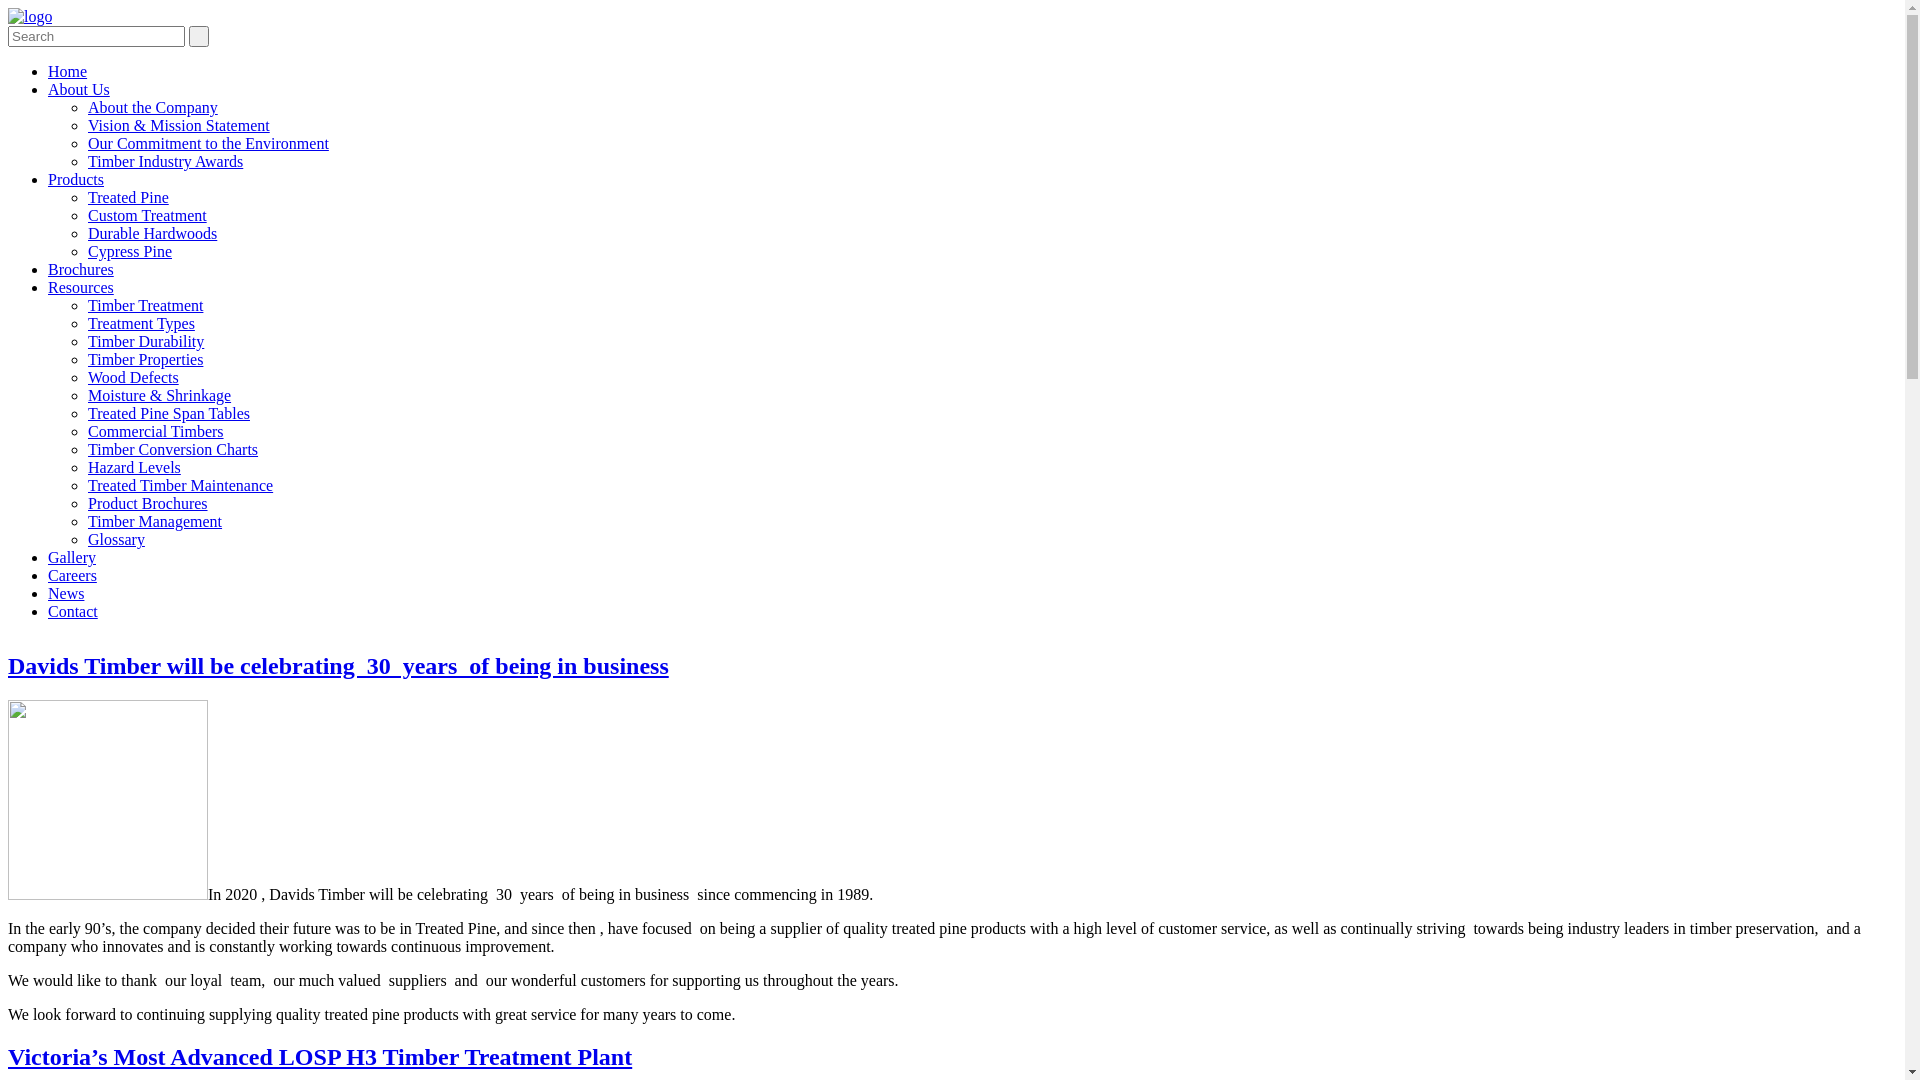 The image size is (1920, 1080). What do you see at coordinates (86, 485) in the screenshot?
I see `'Treated Timber Maintenance'` at bounding box center [86, 485].